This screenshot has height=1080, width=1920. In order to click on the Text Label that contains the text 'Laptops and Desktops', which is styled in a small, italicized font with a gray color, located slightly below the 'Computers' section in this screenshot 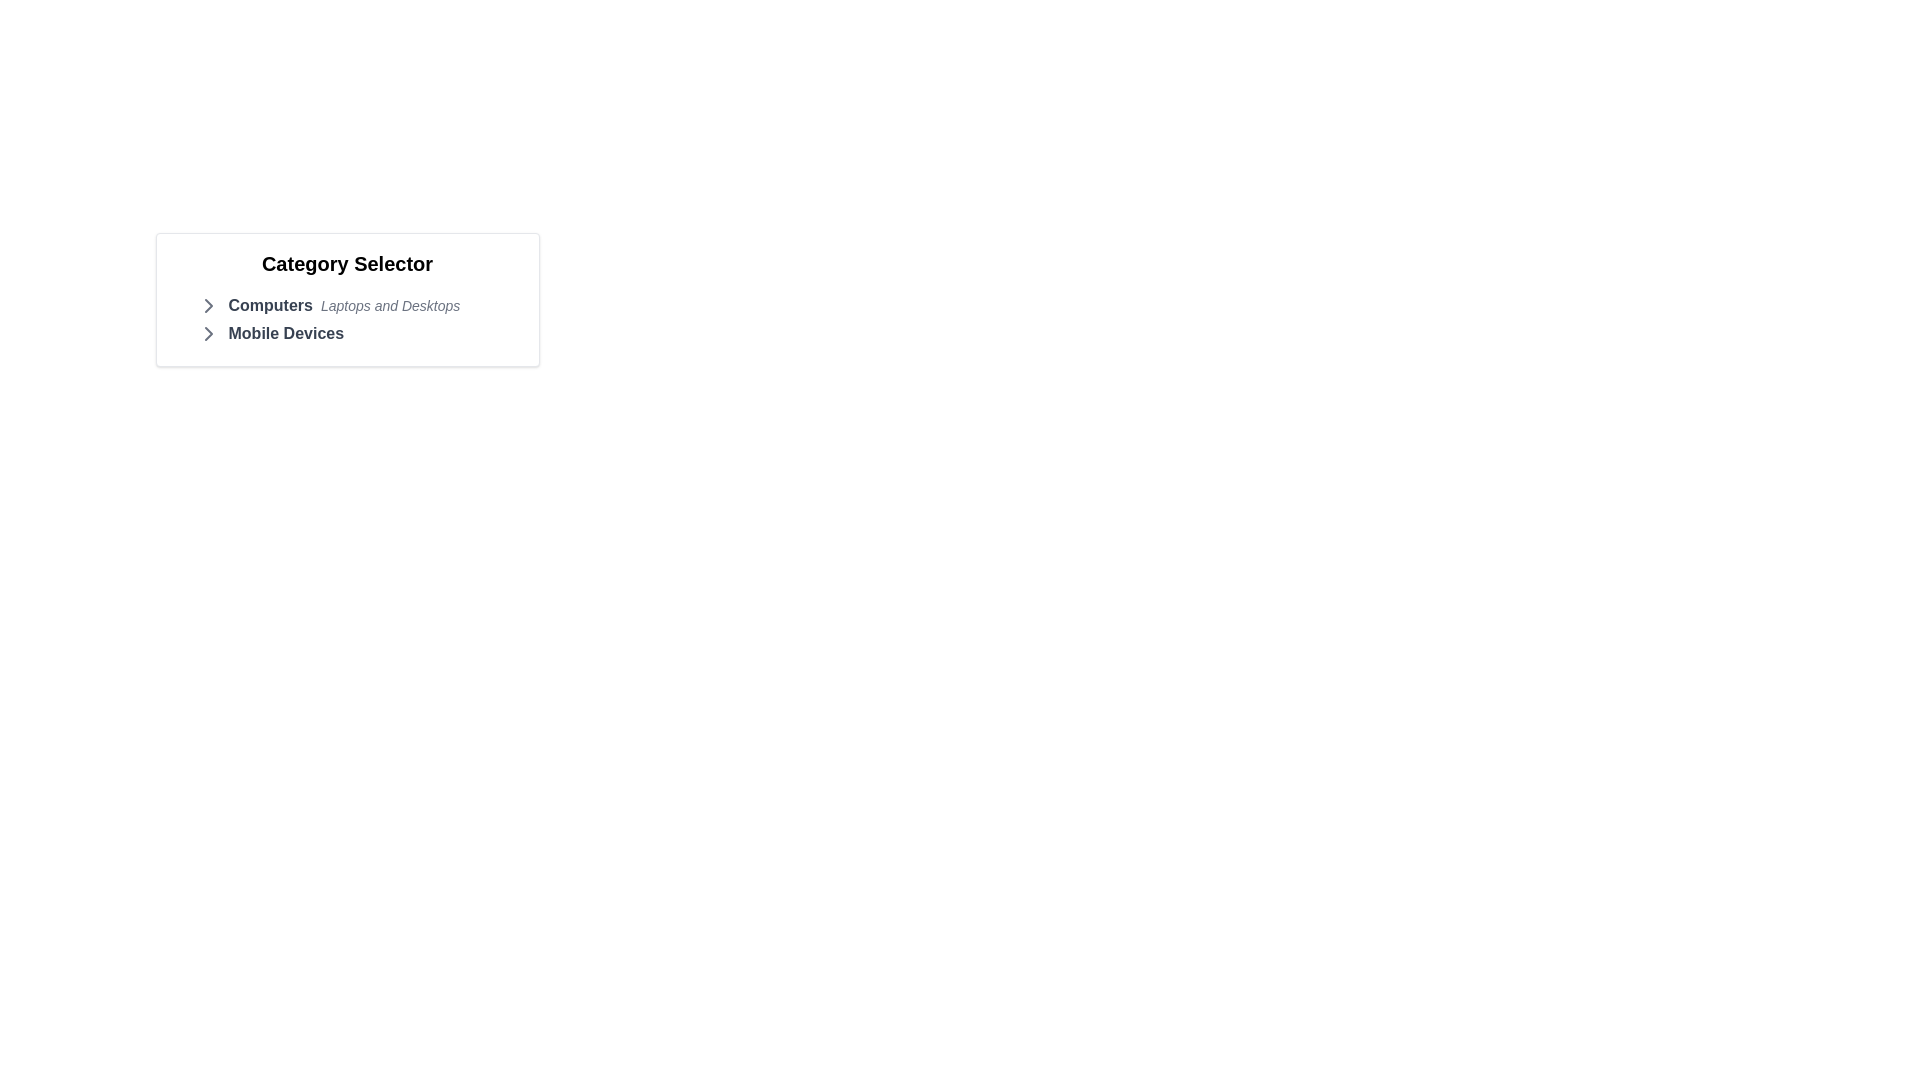, I will do `click(390, 305)`.